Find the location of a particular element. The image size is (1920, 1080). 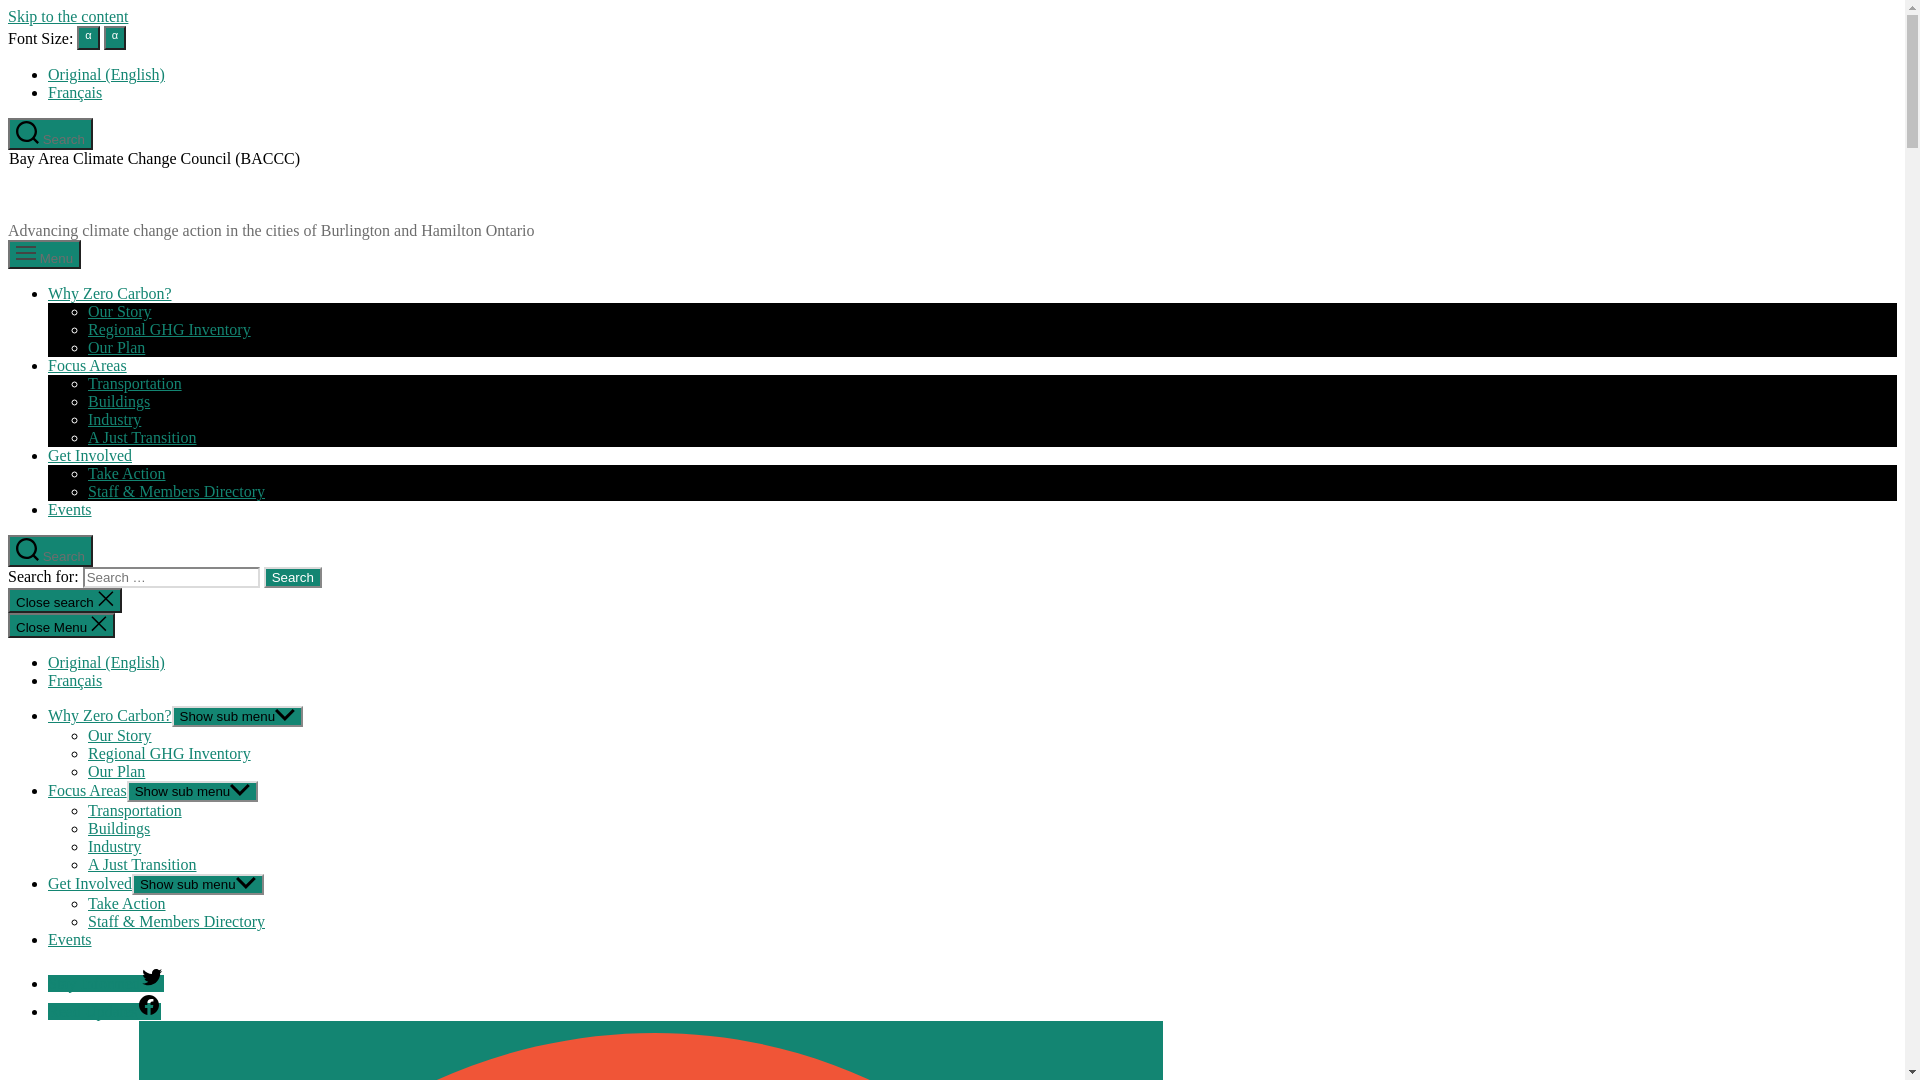

'Stay Informed' is located at coordinates (48, 982).